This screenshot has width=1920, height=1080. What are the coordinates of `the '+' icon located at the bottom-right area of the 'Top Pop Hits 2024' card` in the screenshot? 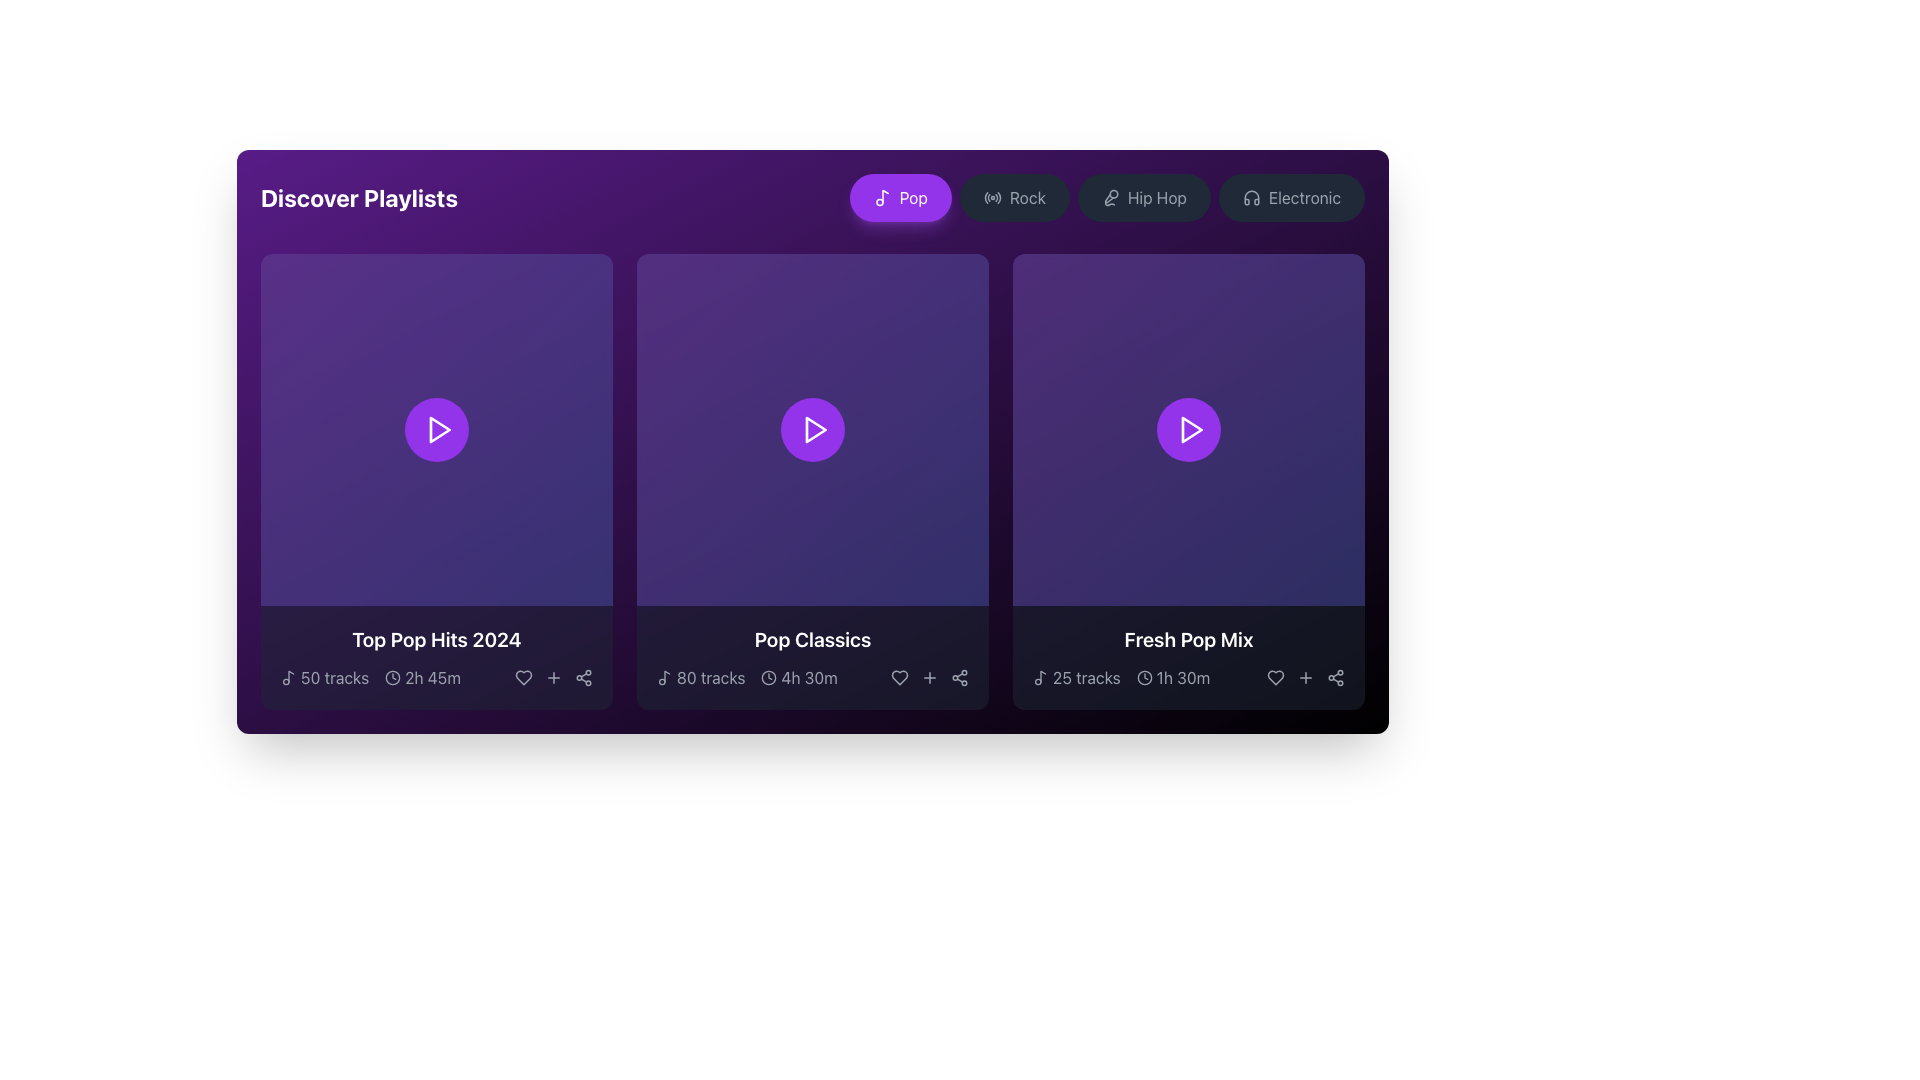 It's located at (553, 677).